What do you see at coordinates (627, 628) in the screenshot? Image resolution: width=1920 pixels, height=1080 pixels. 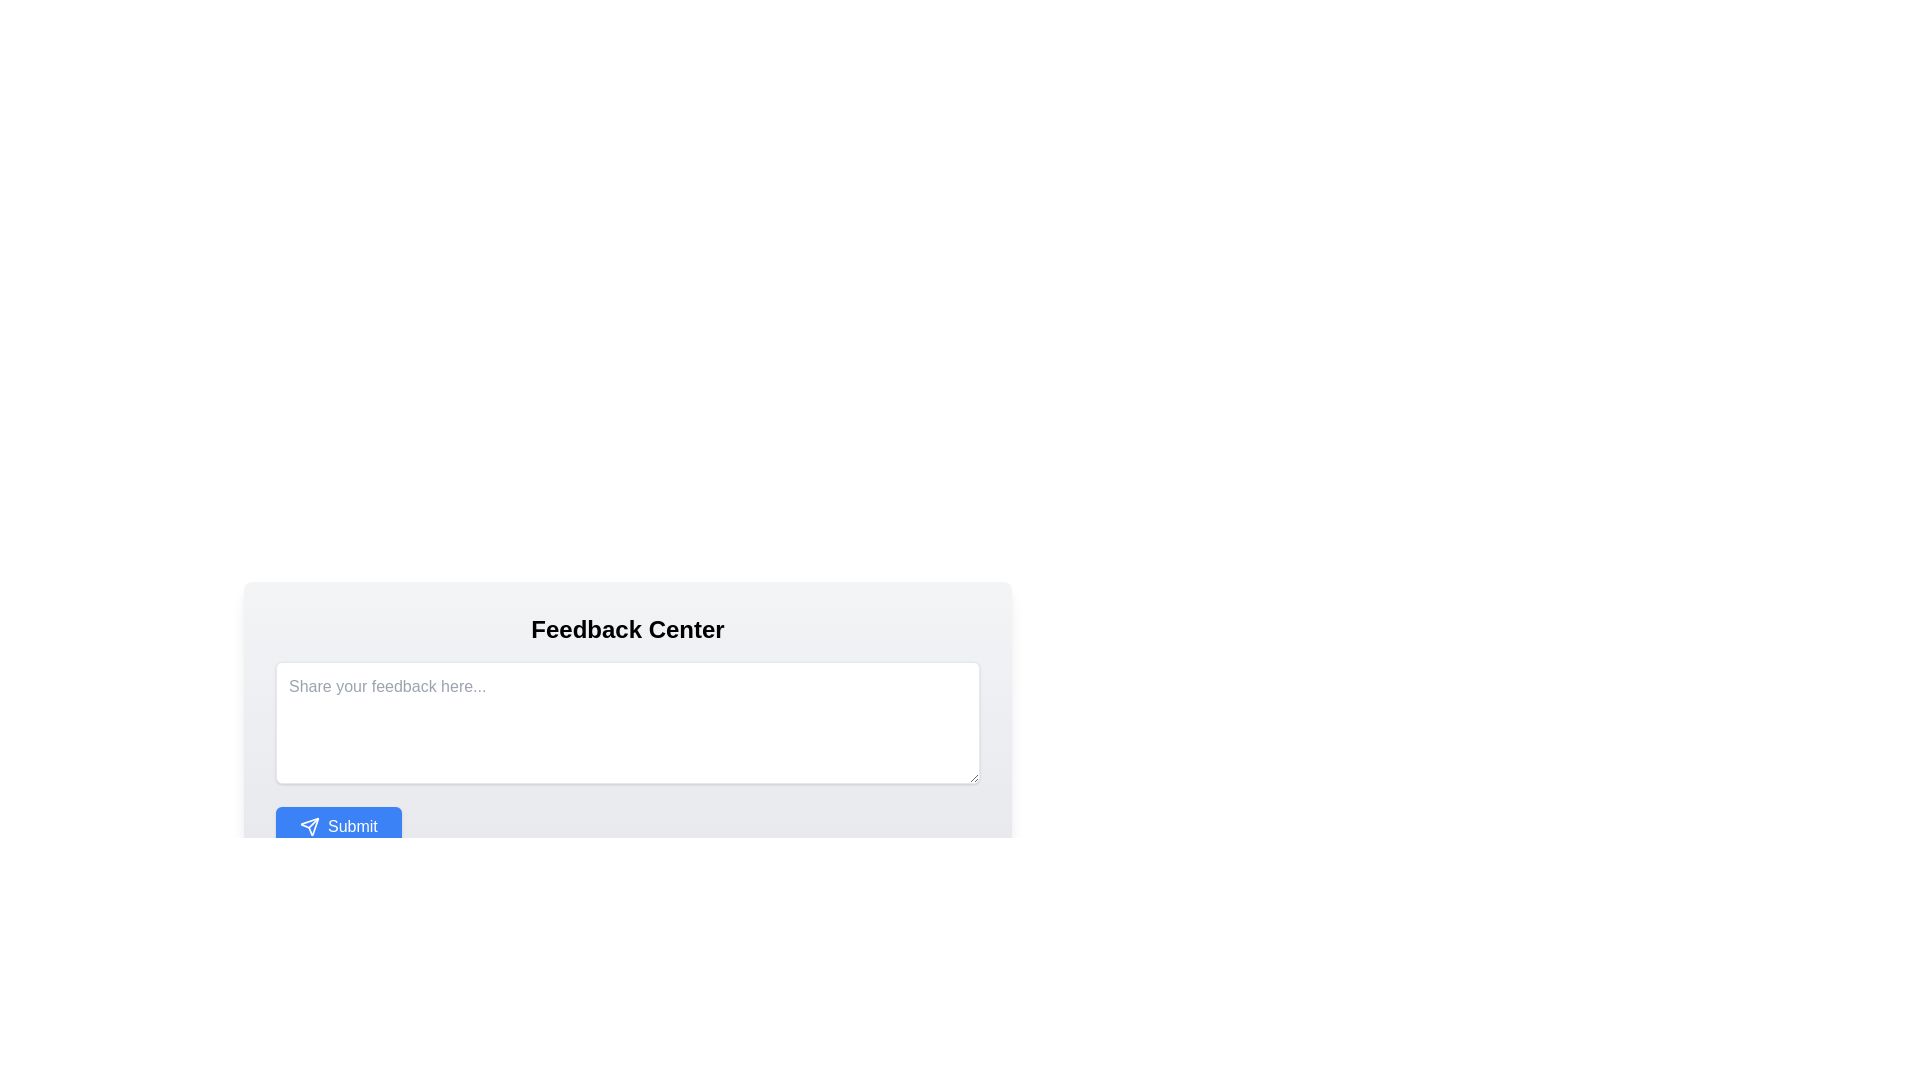 I see `the 'Feedback Center' header text, which is a bold, large-sized title displayed centrally above the feedback input text box` at bounding box center [627, 628].